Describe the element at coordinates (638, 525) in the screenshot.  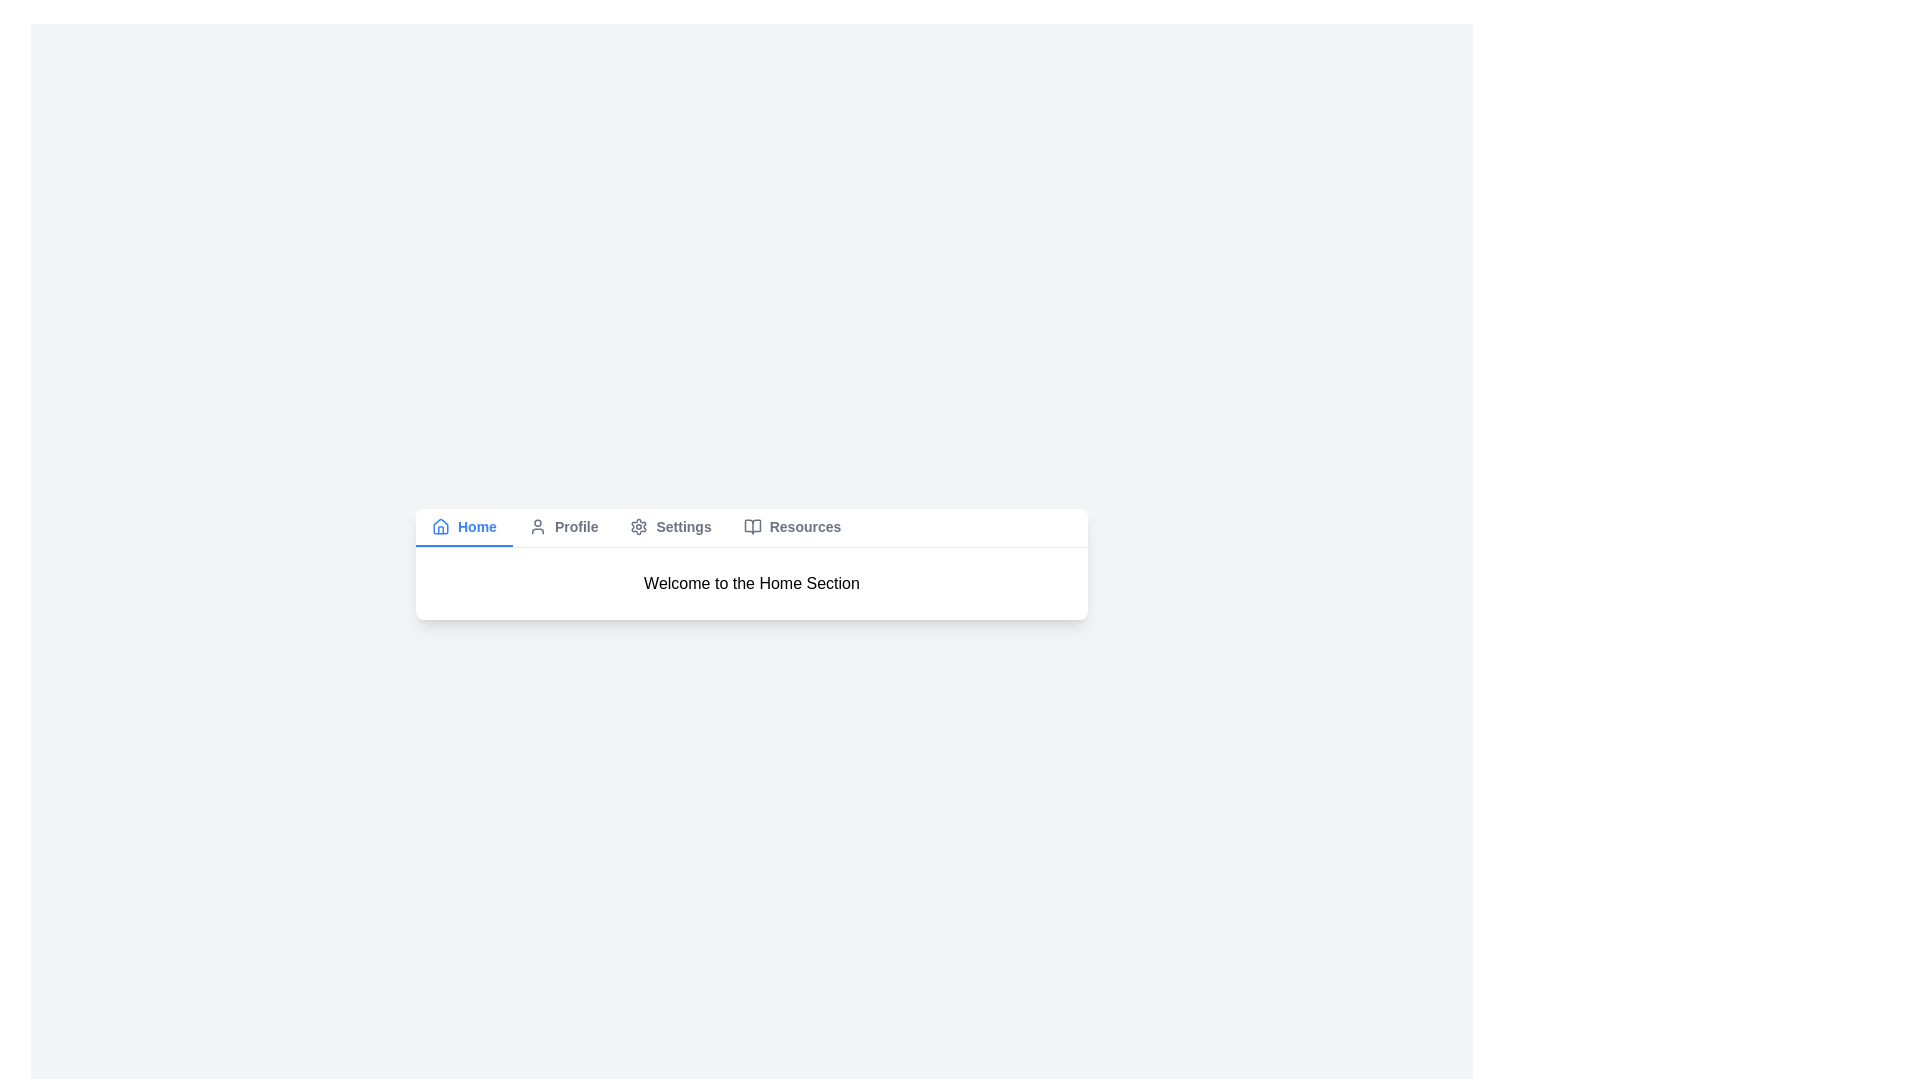
I see `the gear-shaped component of the settings icon located in the navigation bar` at that location.